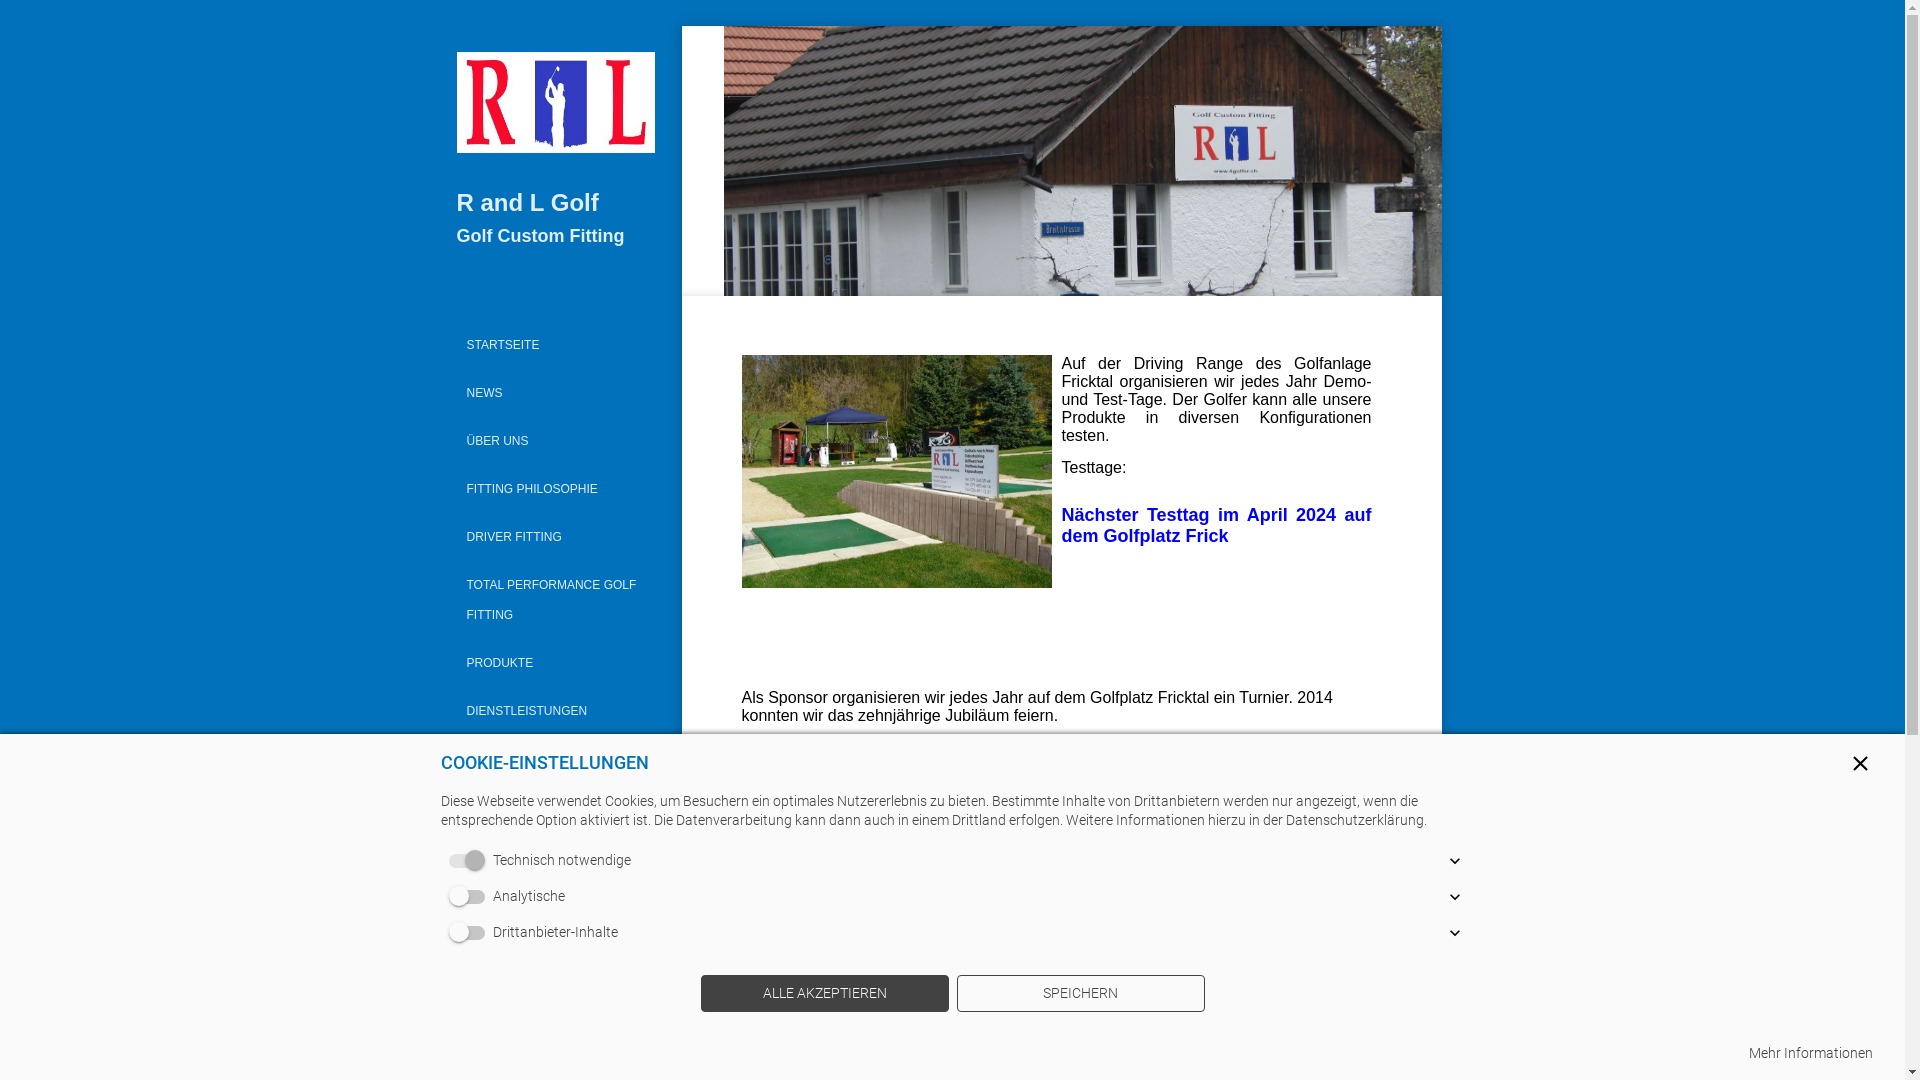 The height and width of the screenshot is (1080, 1920). I want to click on 'TOTAL PERFORMANCE GOLF FITTING', so click(450, 599).